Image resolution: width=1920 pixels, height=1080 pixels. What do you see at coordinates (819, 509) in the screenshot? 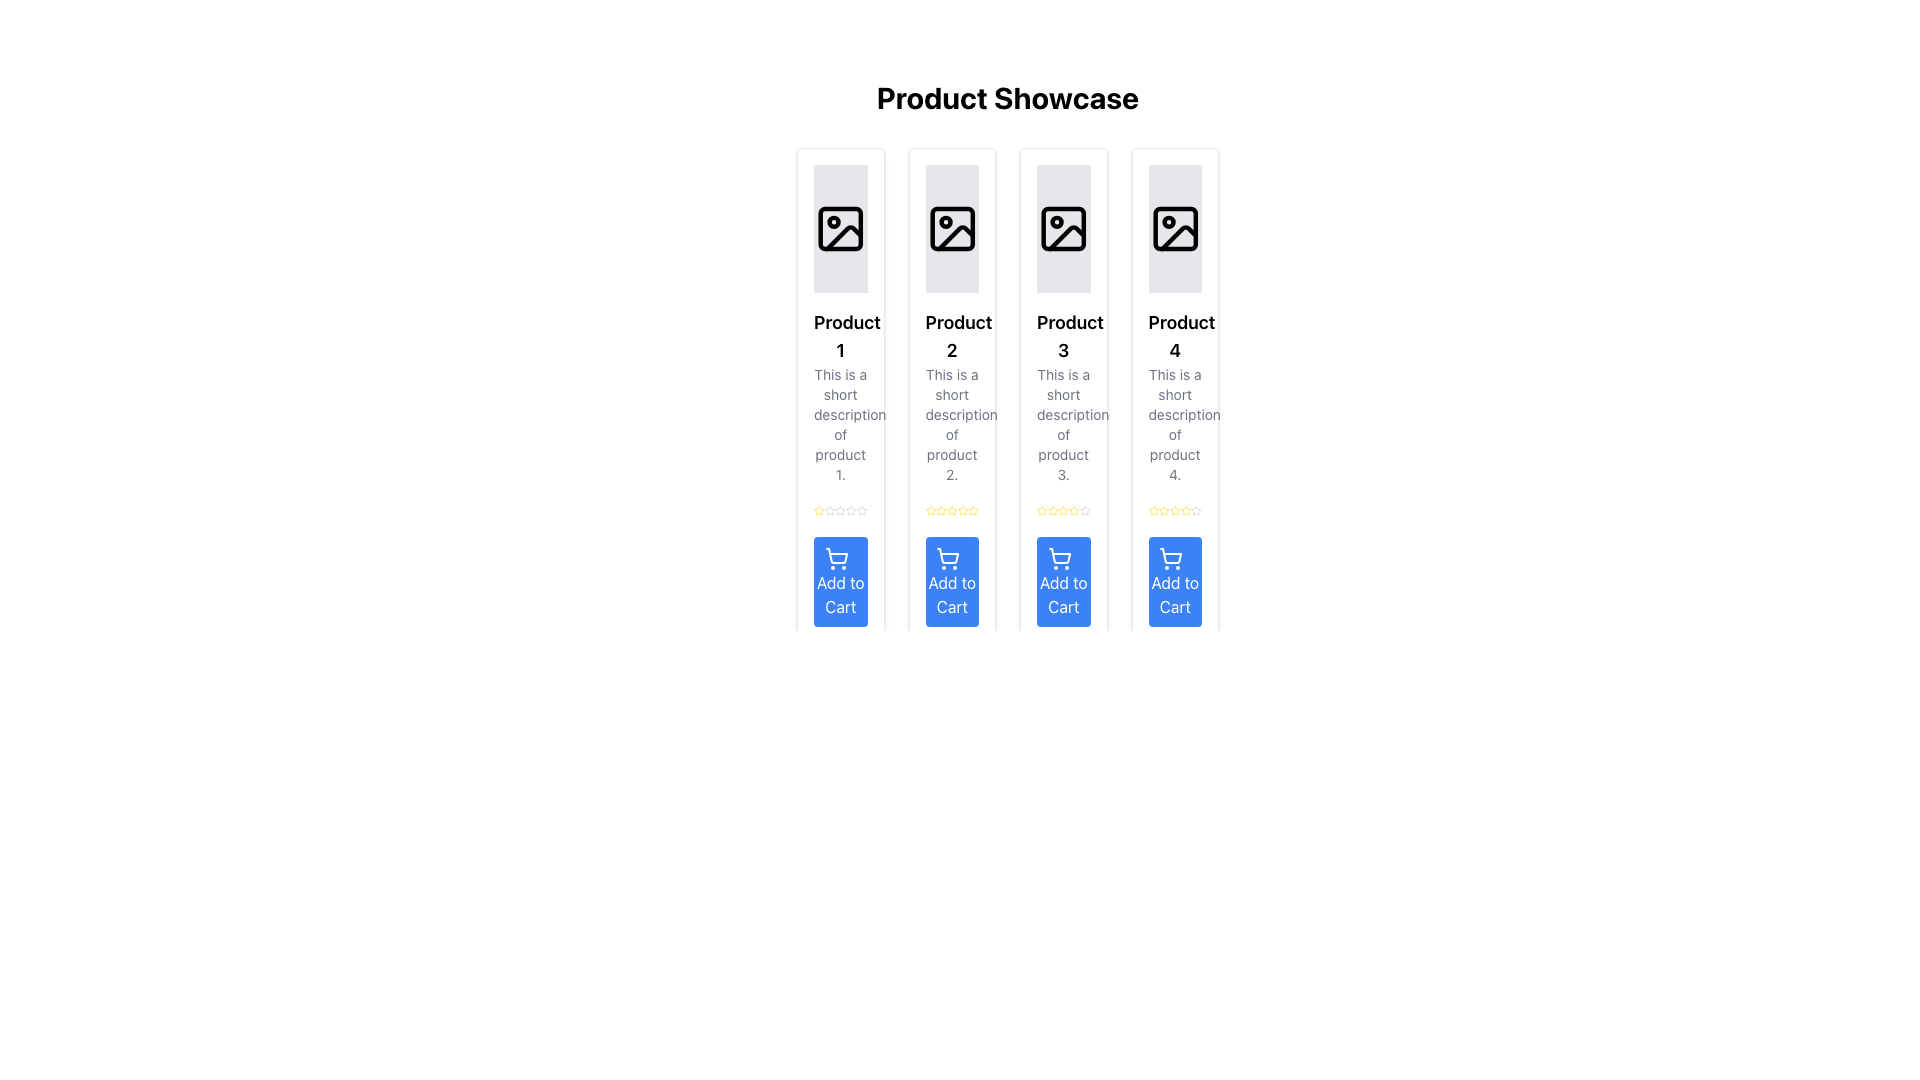
I see `the first star icon in the row of five stars below the product description section of the first product card` at bounding box center [819, 509].